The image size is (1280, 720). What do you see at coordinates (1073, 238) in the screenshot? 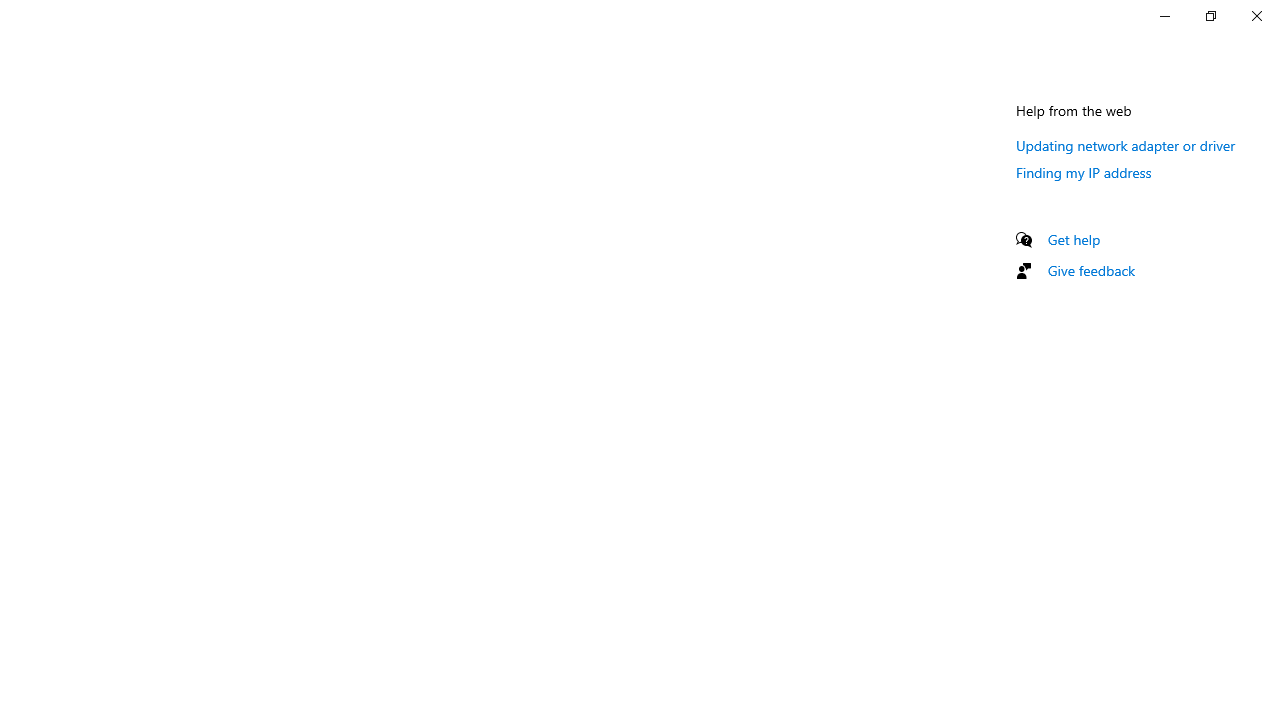
I see `'Get help'` at bounding box center [1073, 238].